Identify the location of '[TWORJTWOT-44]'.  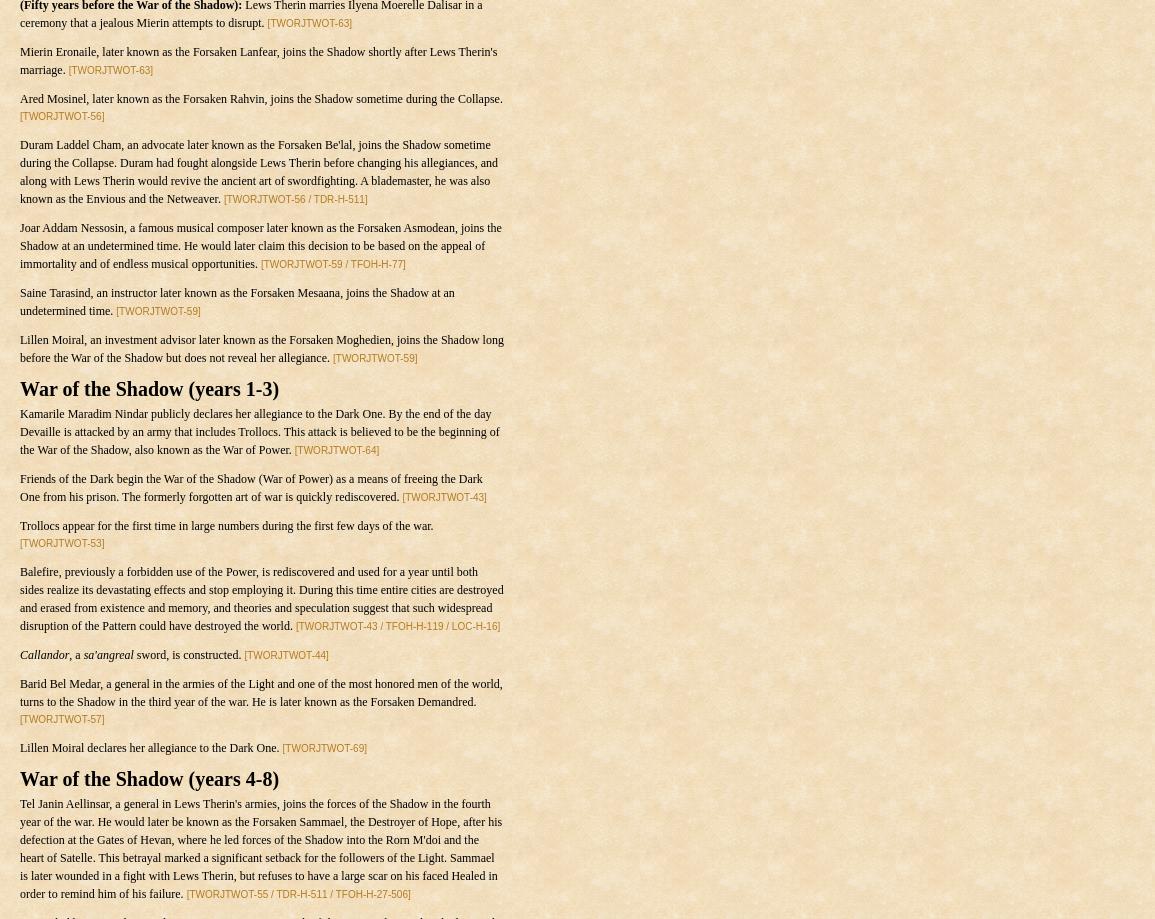
(285, 654).